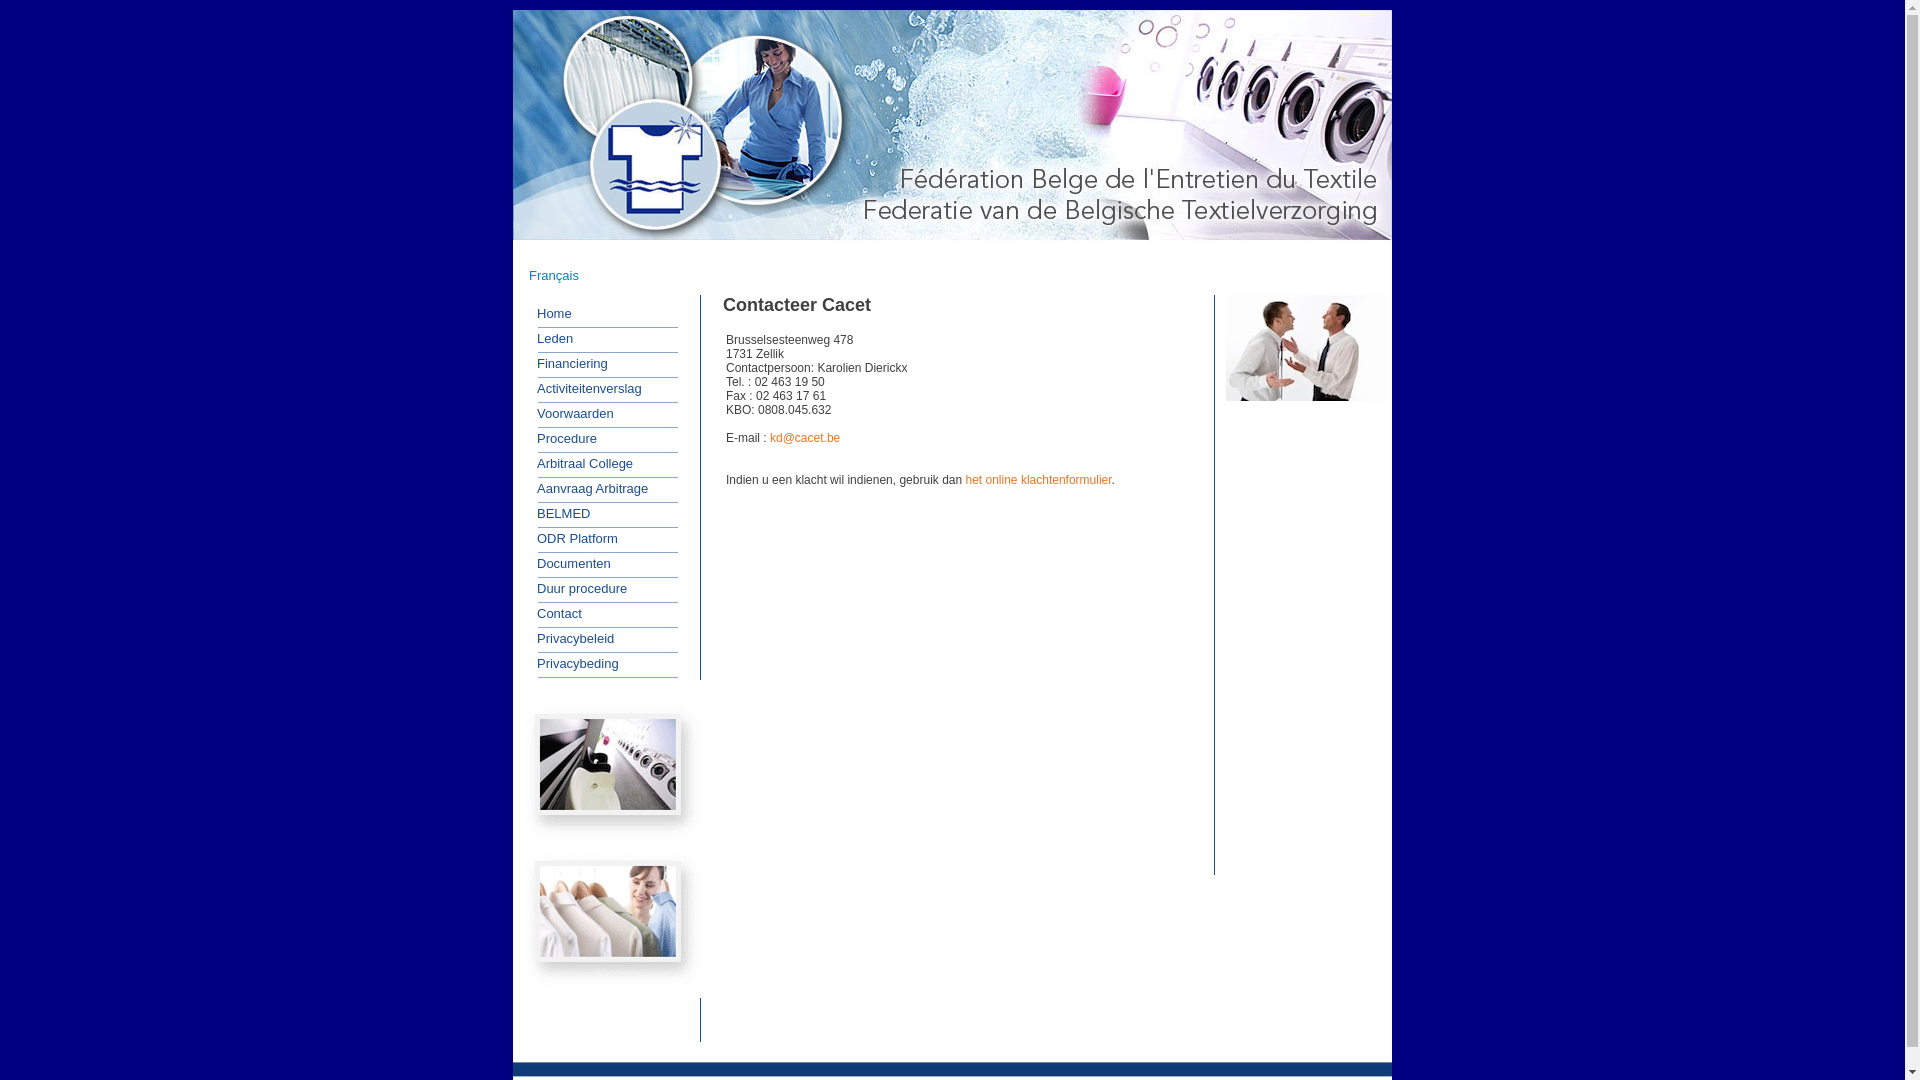  I want to click on 'Documenten', so click(565, 563).